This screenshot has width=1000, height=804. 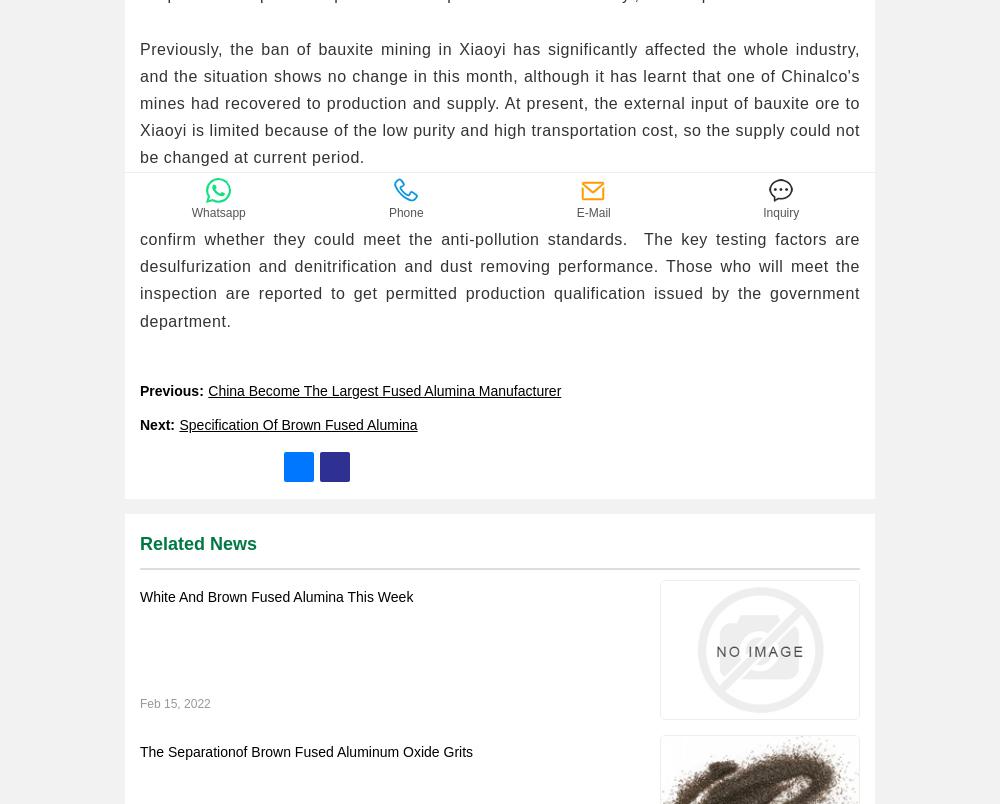 I want to click on 'Phone', so click(x=405, y=235).